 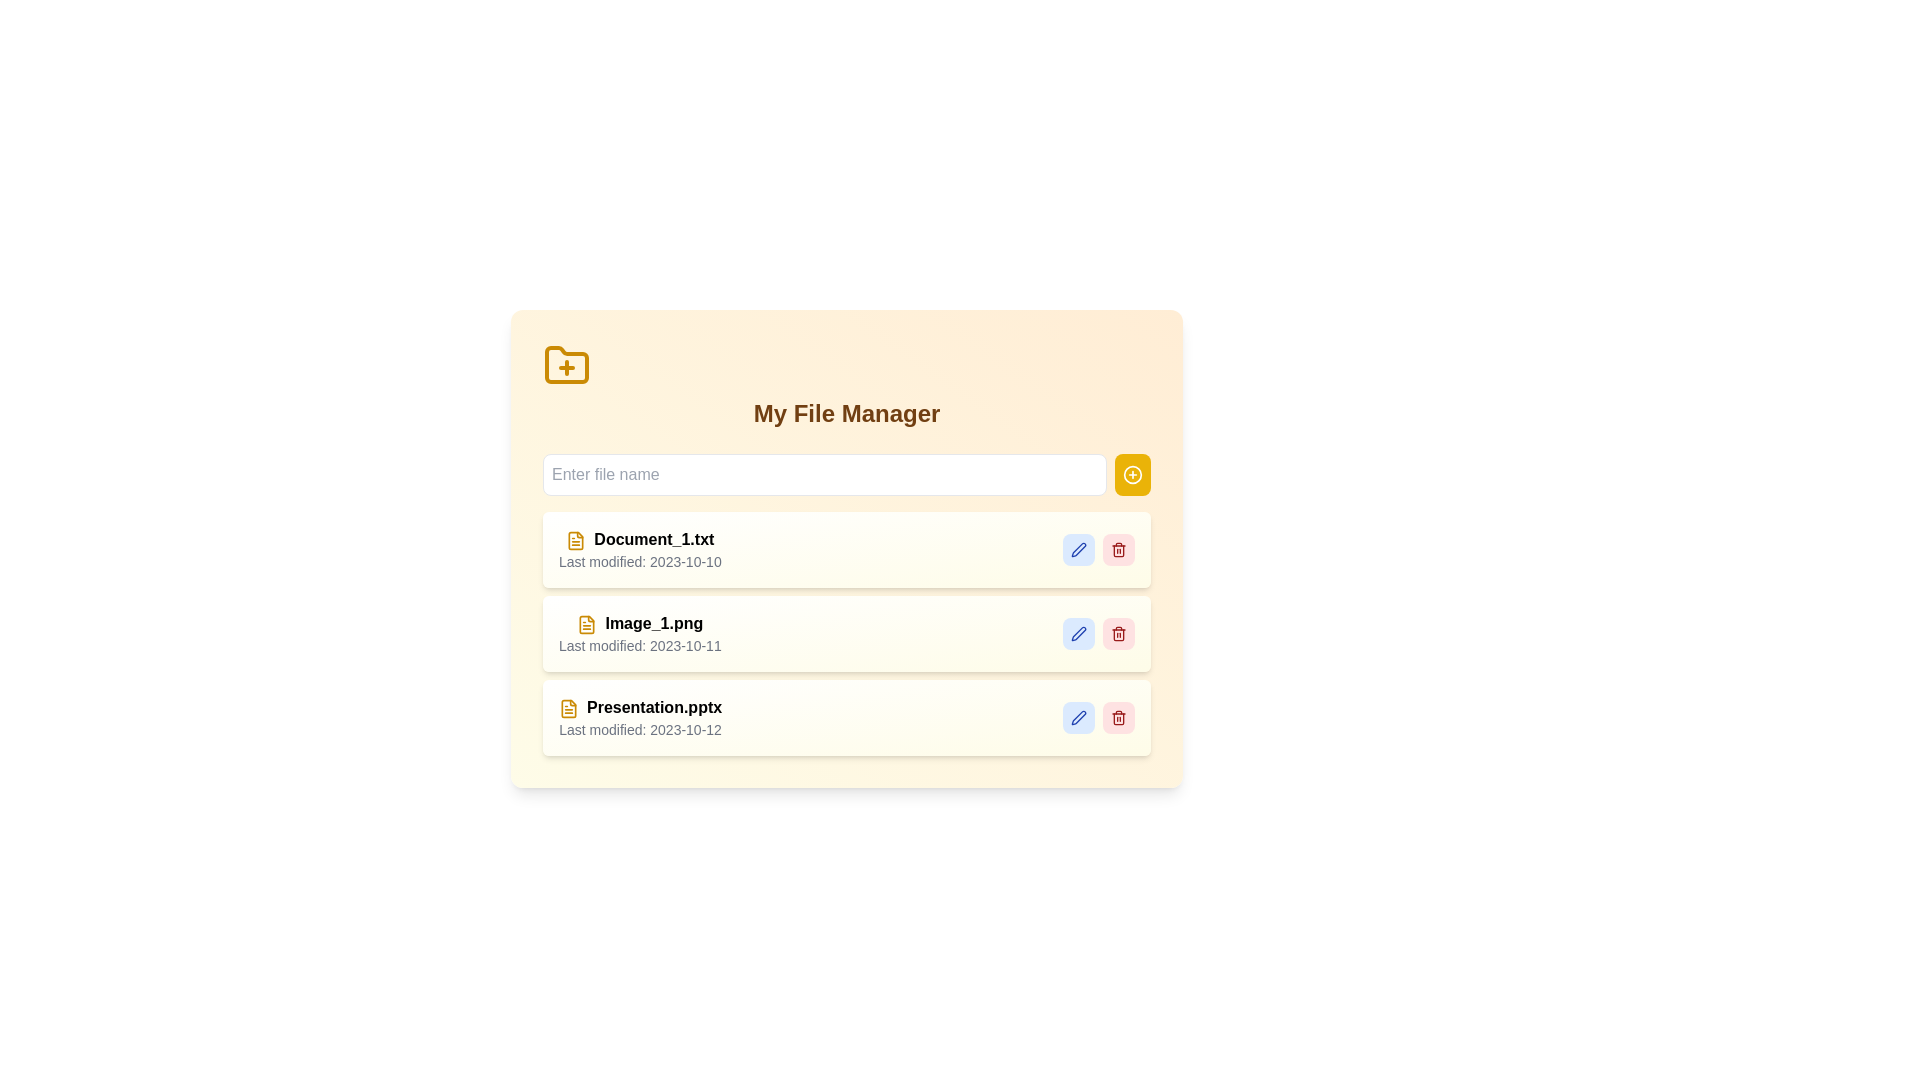 What do you see at coordinates (1132, 474) in the screenshot?
I see `the button used for adding new items, positioned to the right of a text input box` at bounding box center [1132, 474].